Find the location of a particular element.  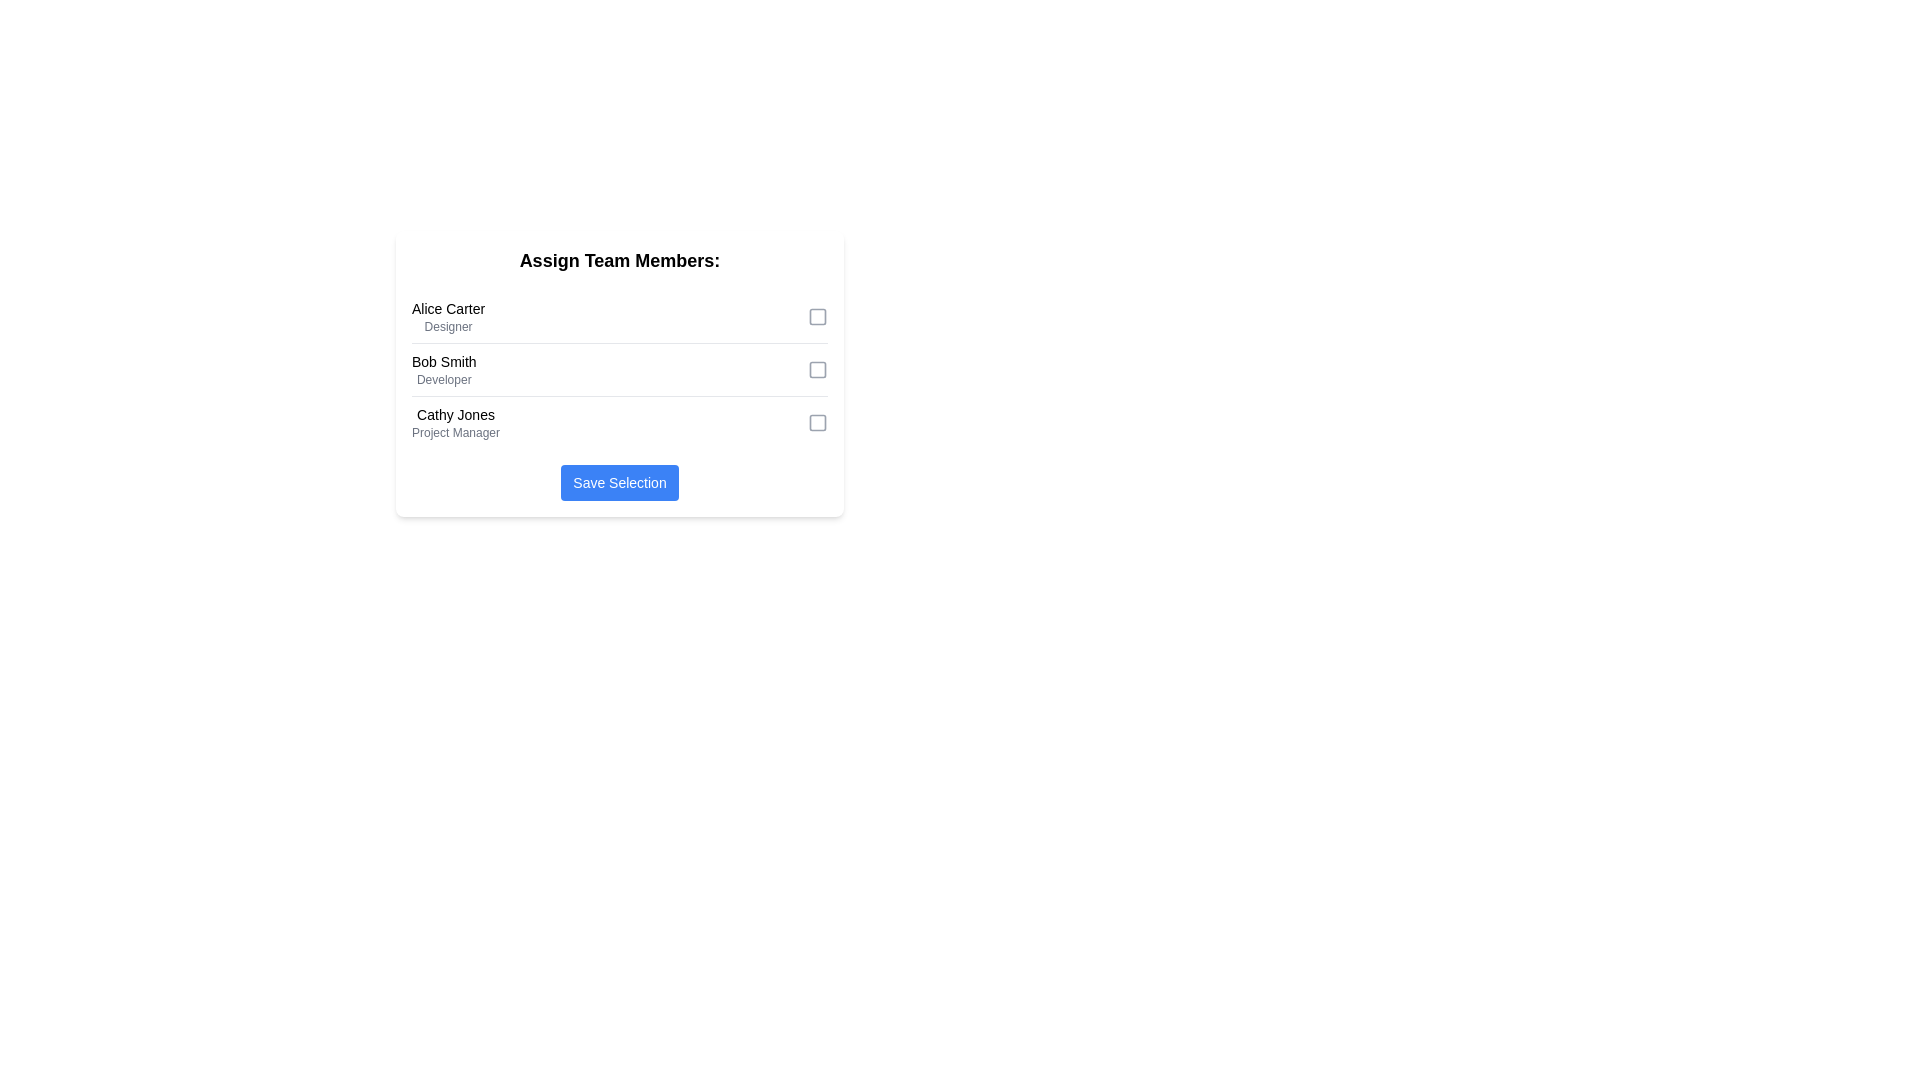

the text label displaying 'Cathy Jones' and the role 'Project Manager', which is the third item in the vertical list of team members is located at coordinates (455, 422).